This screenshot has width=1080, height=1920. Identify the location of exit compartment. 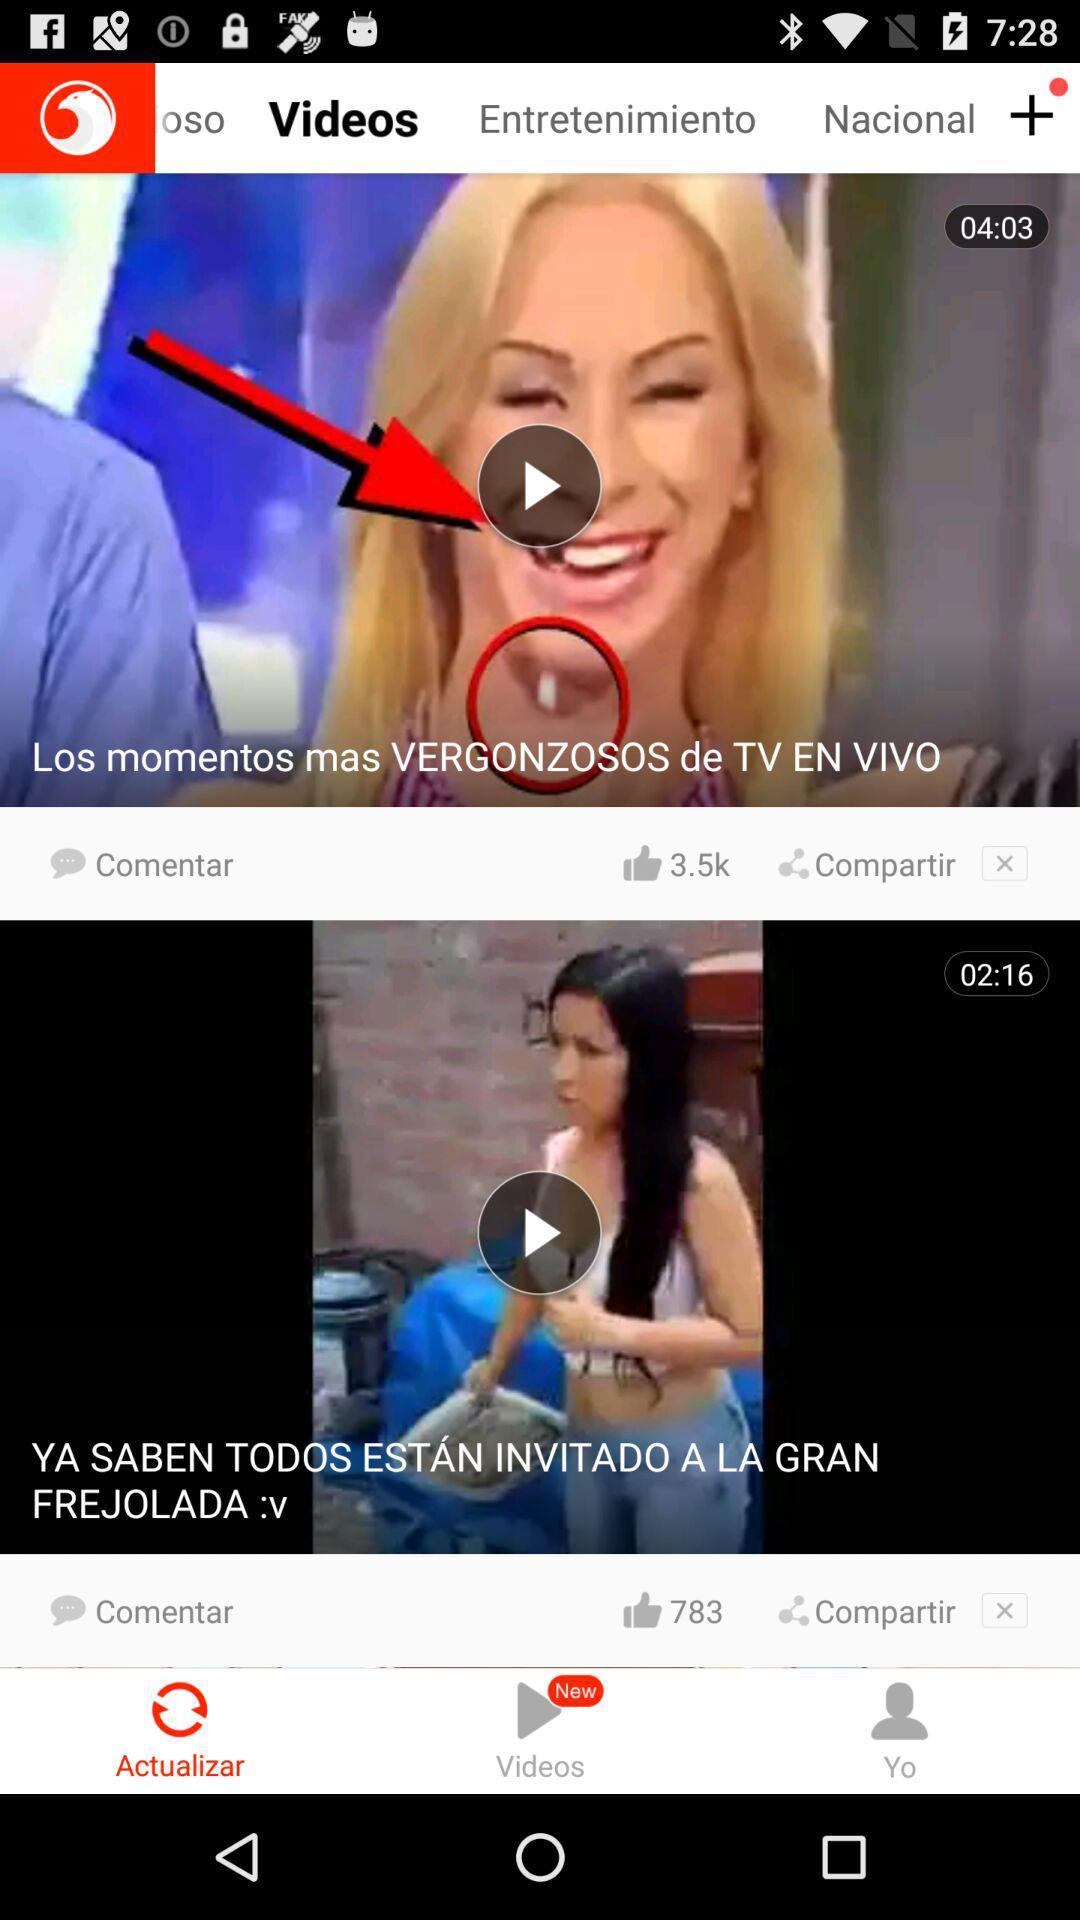
(1004, 1610).